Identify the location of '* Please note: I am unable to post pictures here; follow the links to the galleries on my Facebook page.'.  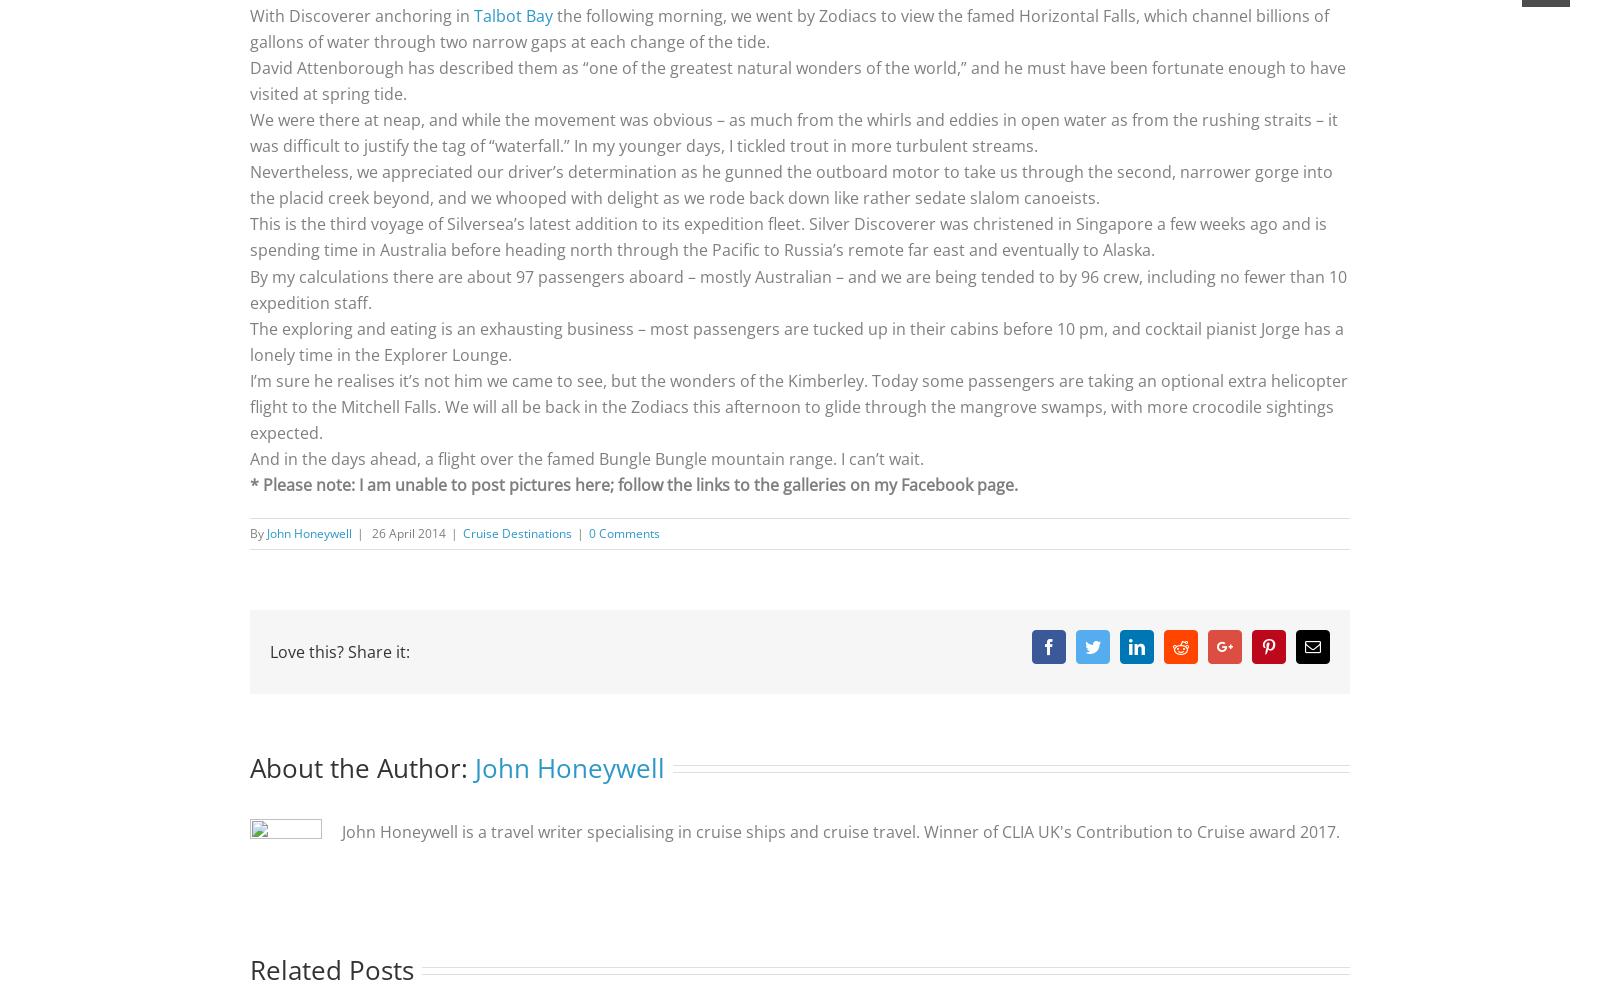
(633, 483).